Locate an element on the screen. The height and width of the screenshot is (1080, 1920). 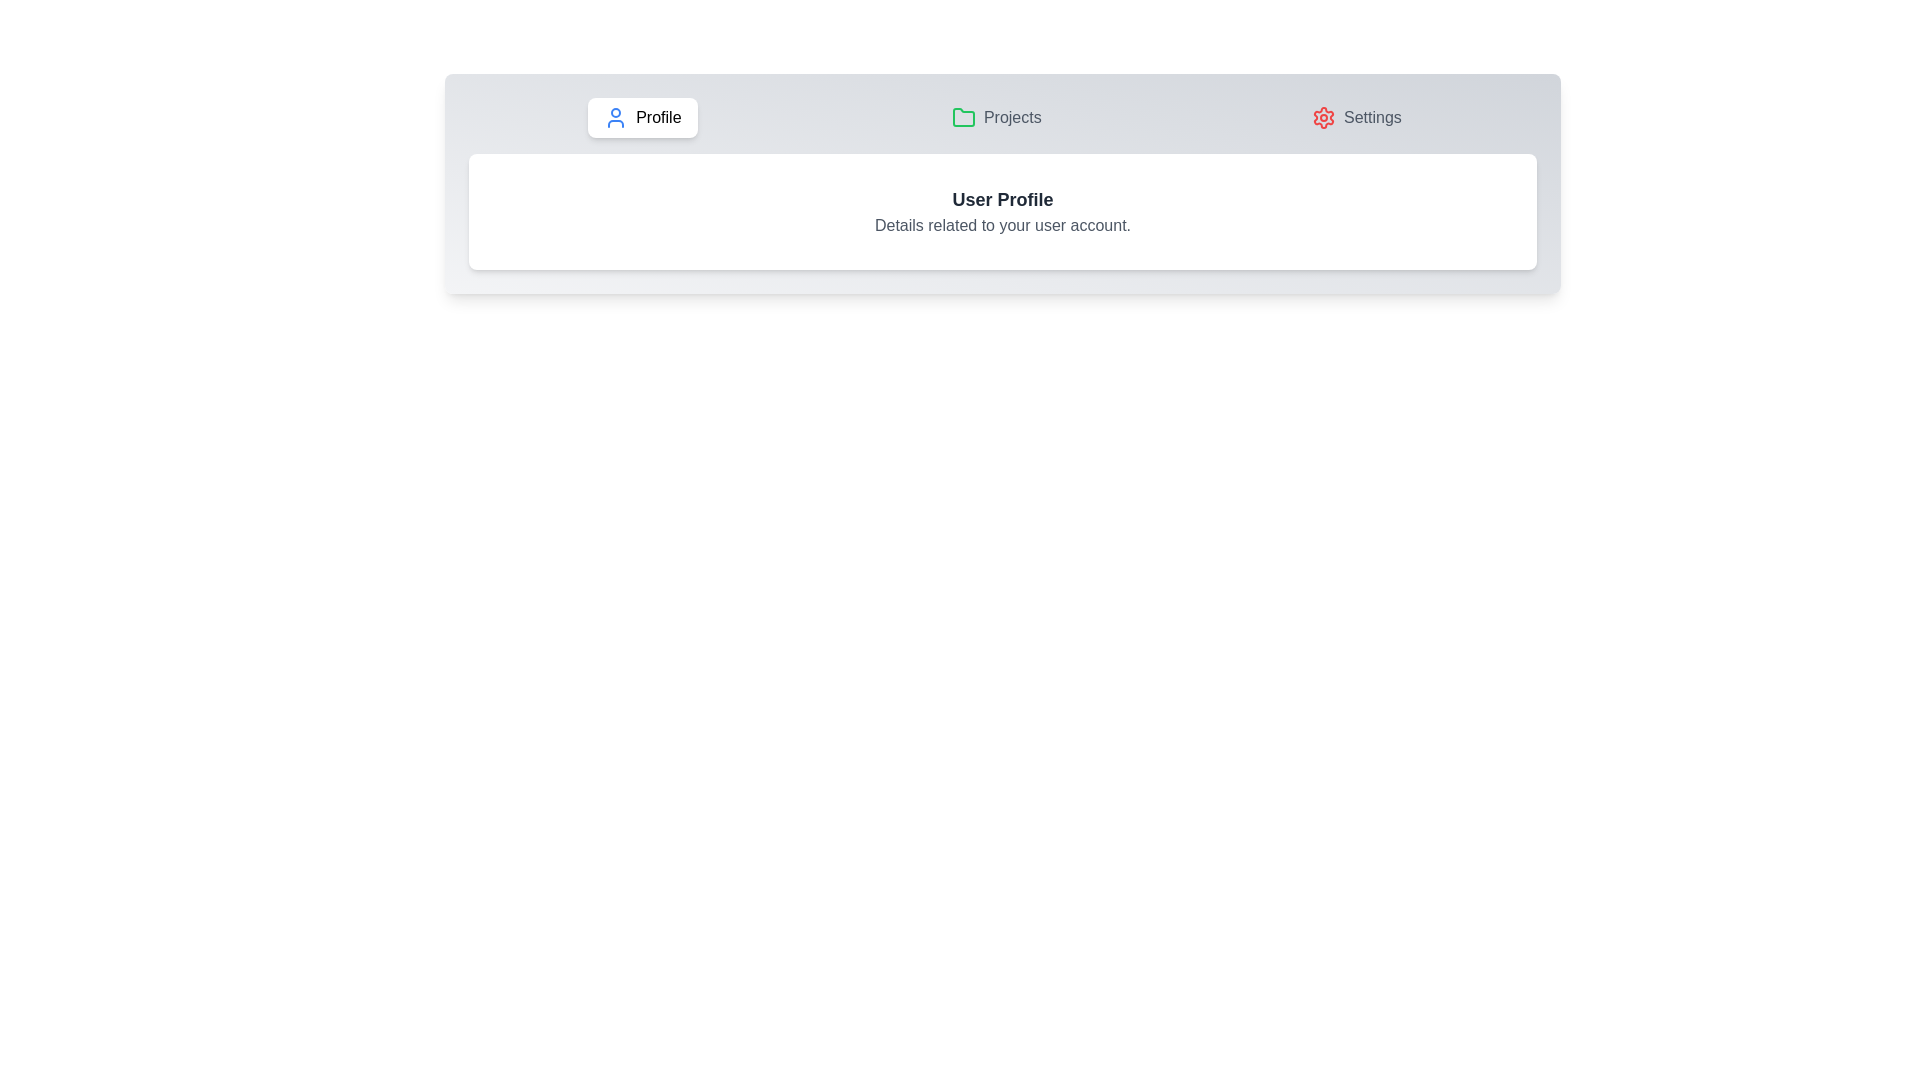
the Settings tab by clicking on the corresponding tab button is located at coordinates (1356, 118).